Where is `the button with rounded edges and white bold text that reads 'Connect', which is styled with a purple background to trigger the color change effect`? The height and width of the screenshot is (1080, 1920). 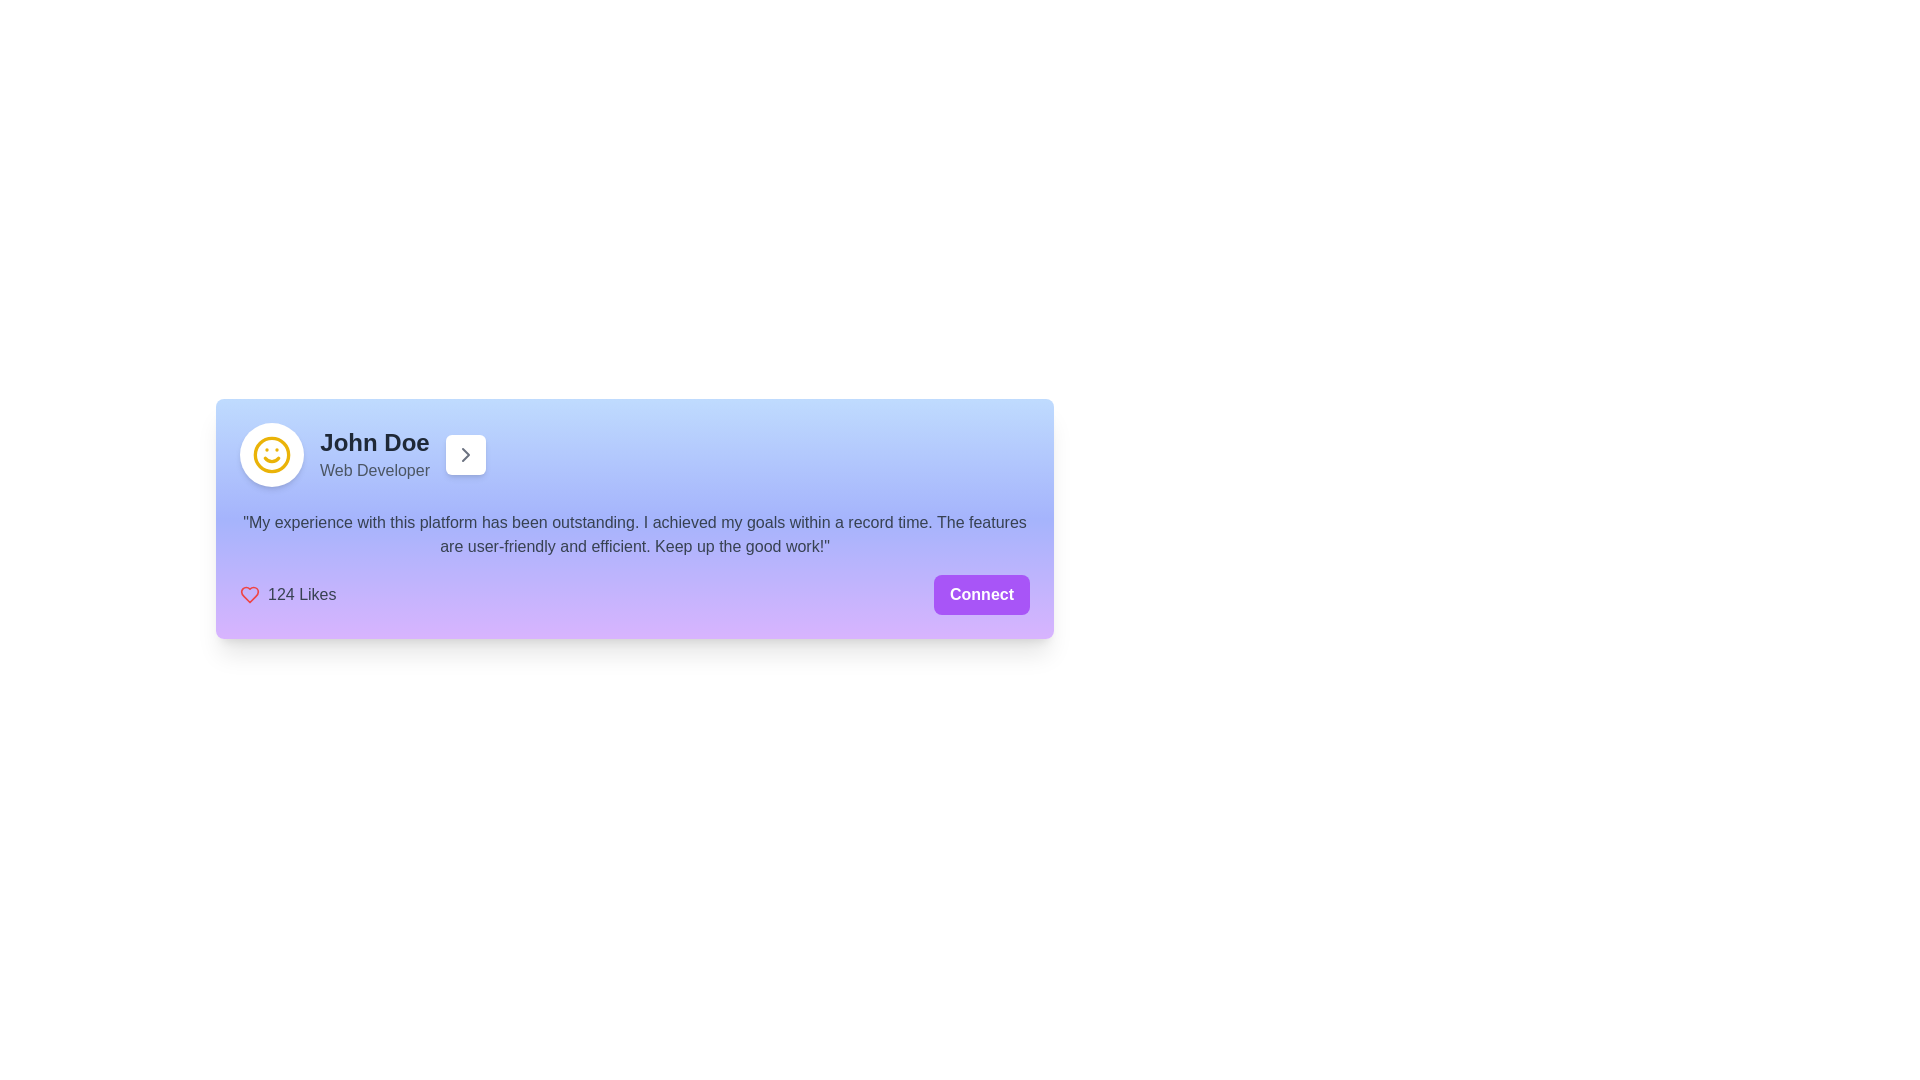 the button with rounded edges and white bold text that reads 'Connect', which is styled with a purple background to trigger the color change effect is located at coordinates (982, 593).